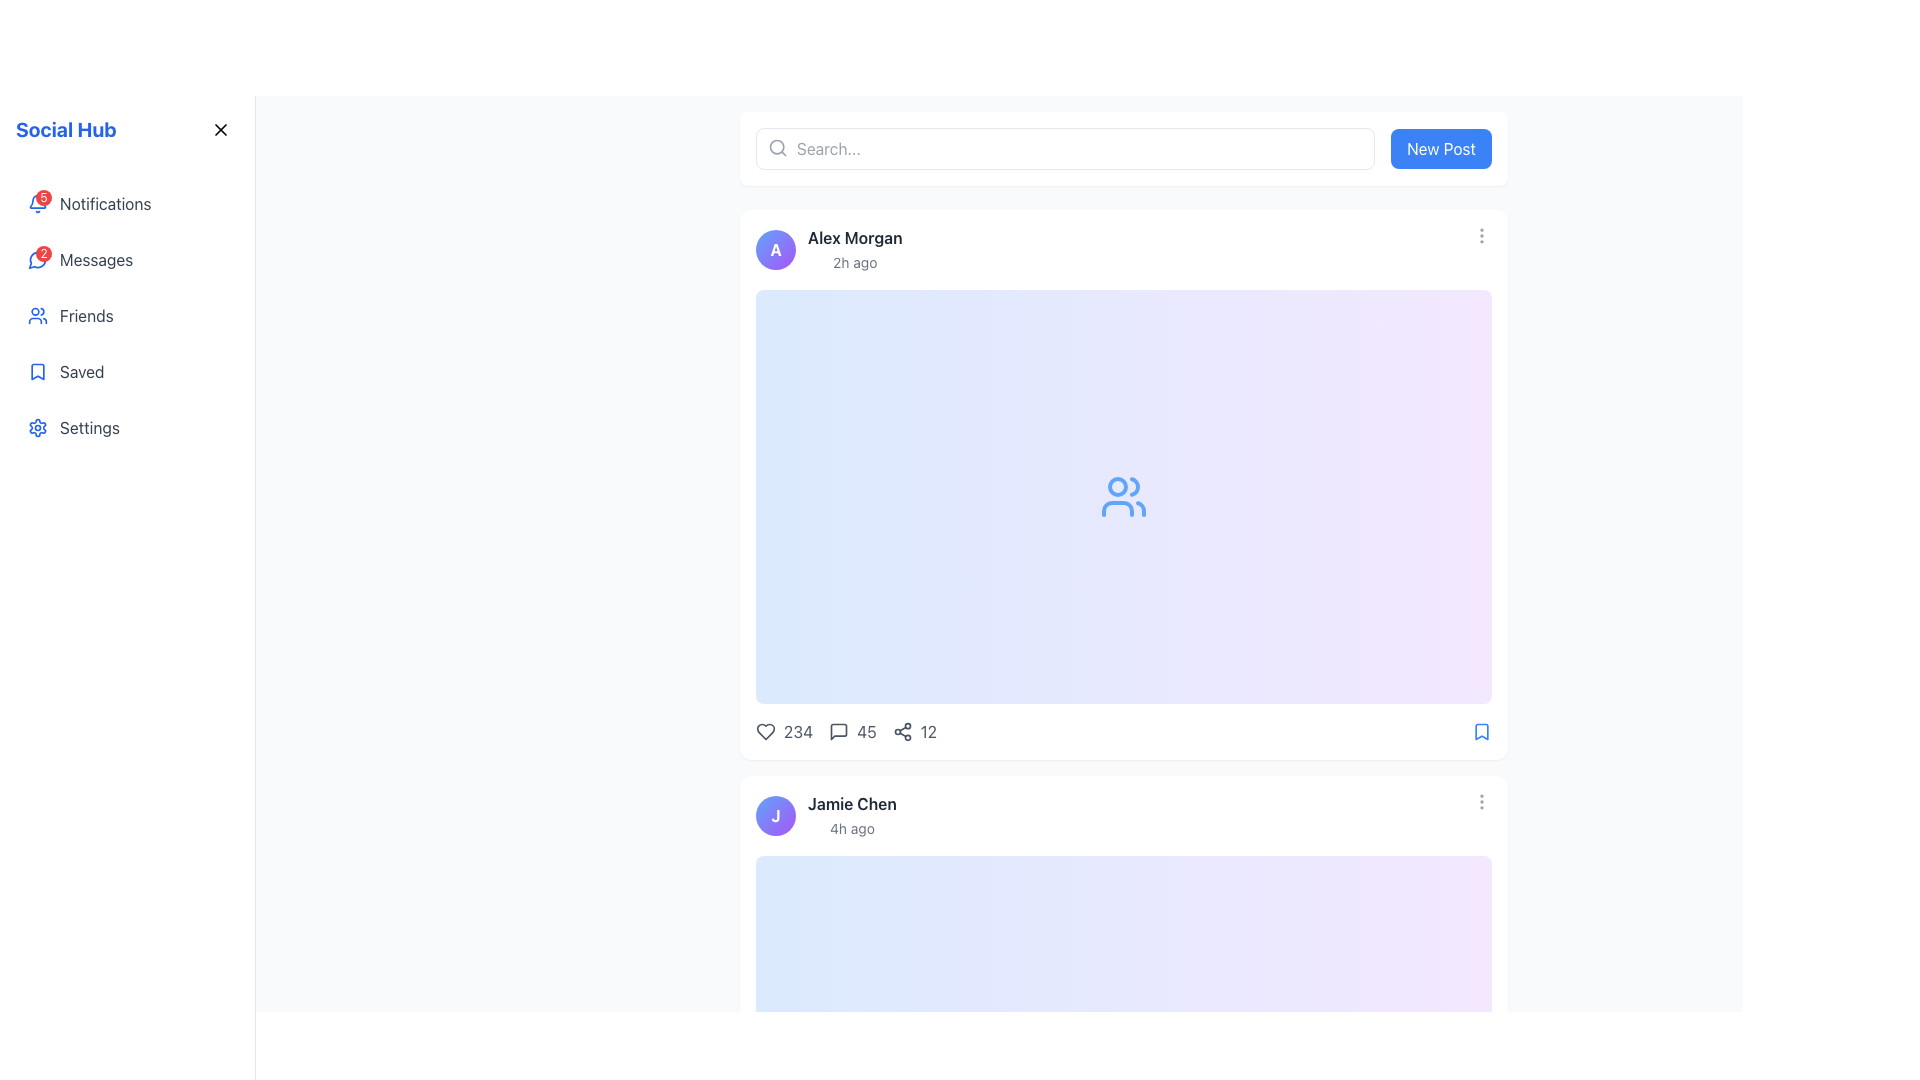 Image resolution: width=1920 pixels, height=1080 pixels. Describe the element at coordinates (765, 732) in the screenshot. I see `the heart icon to like the post, which has a hollow outline and is located next to the numeric text indicating the count of interactions` at that location.